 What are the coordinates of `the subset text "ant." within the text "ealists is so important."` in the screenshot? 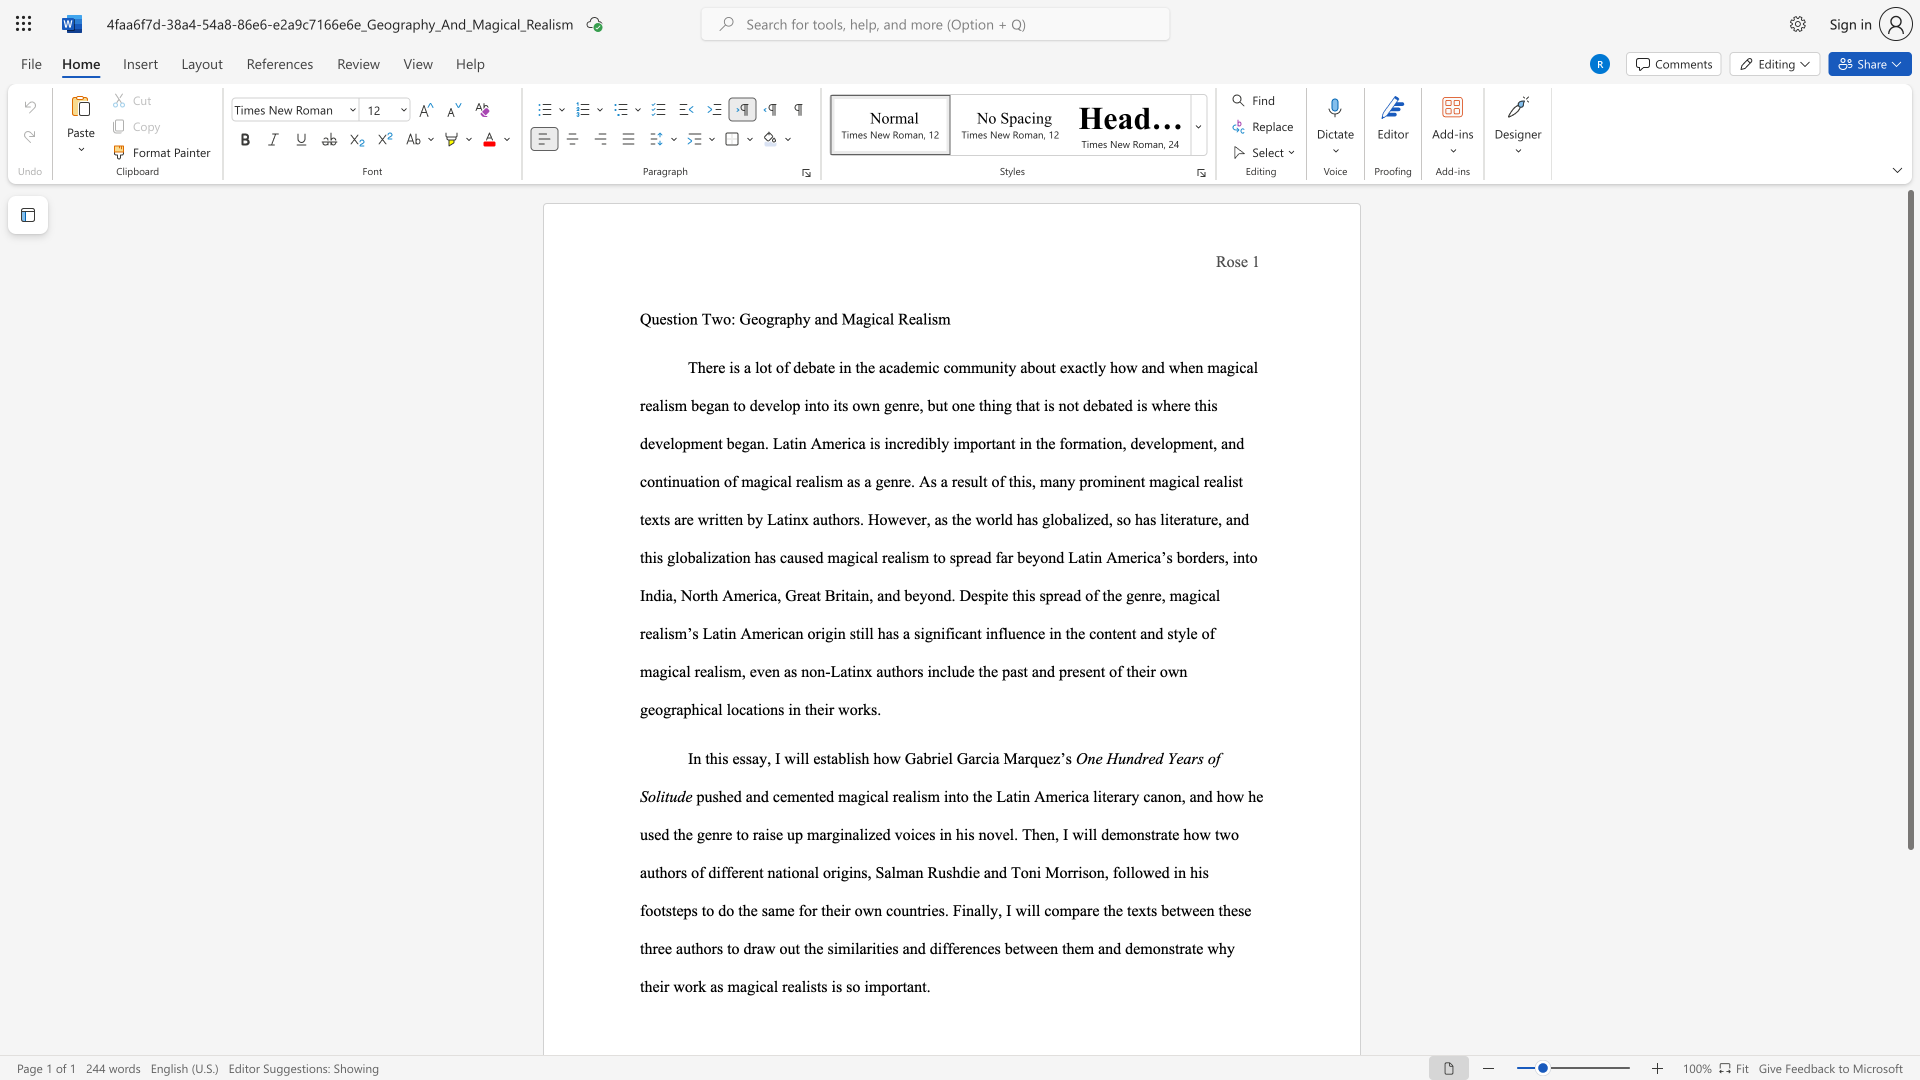 It's located at (906, 985).